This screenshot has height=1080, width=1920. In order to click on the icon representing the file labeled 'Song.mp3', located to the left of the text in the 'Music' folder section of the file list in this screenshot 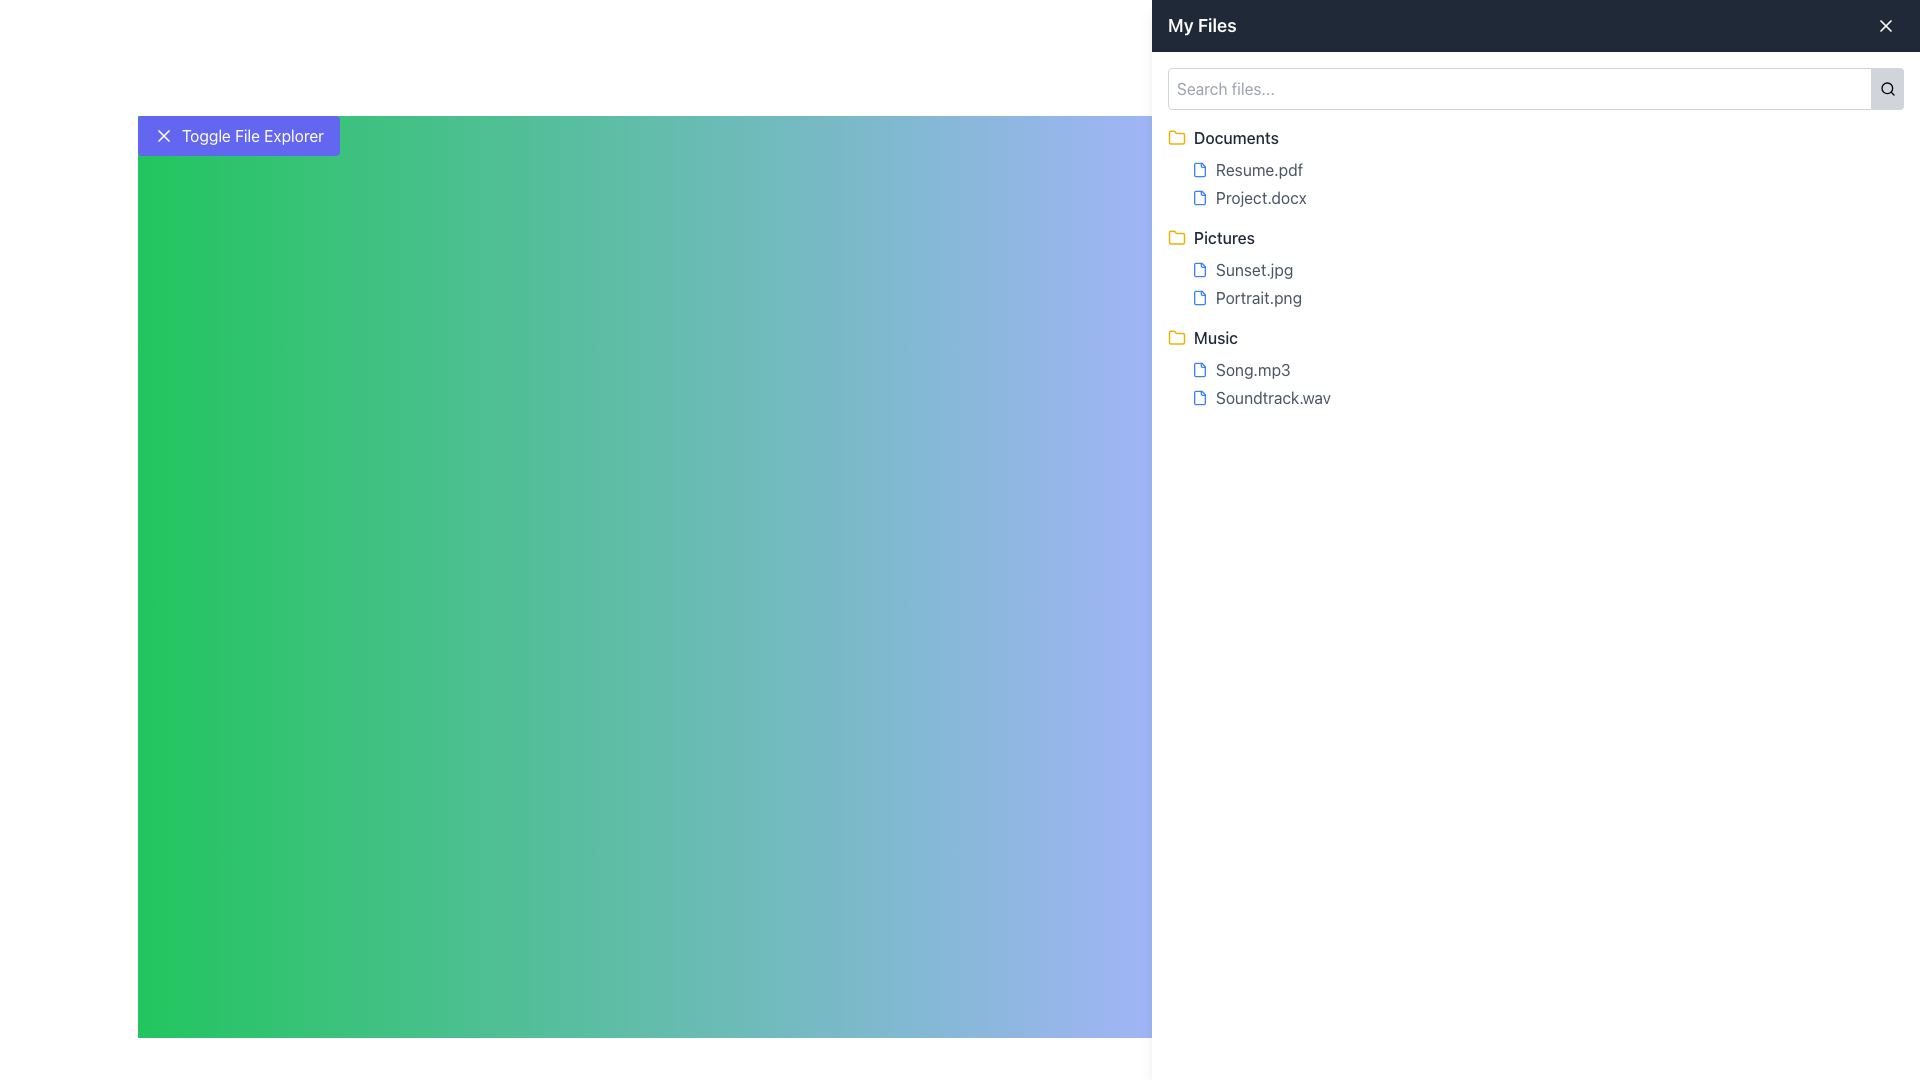, I will do `click(1200, 370)`.